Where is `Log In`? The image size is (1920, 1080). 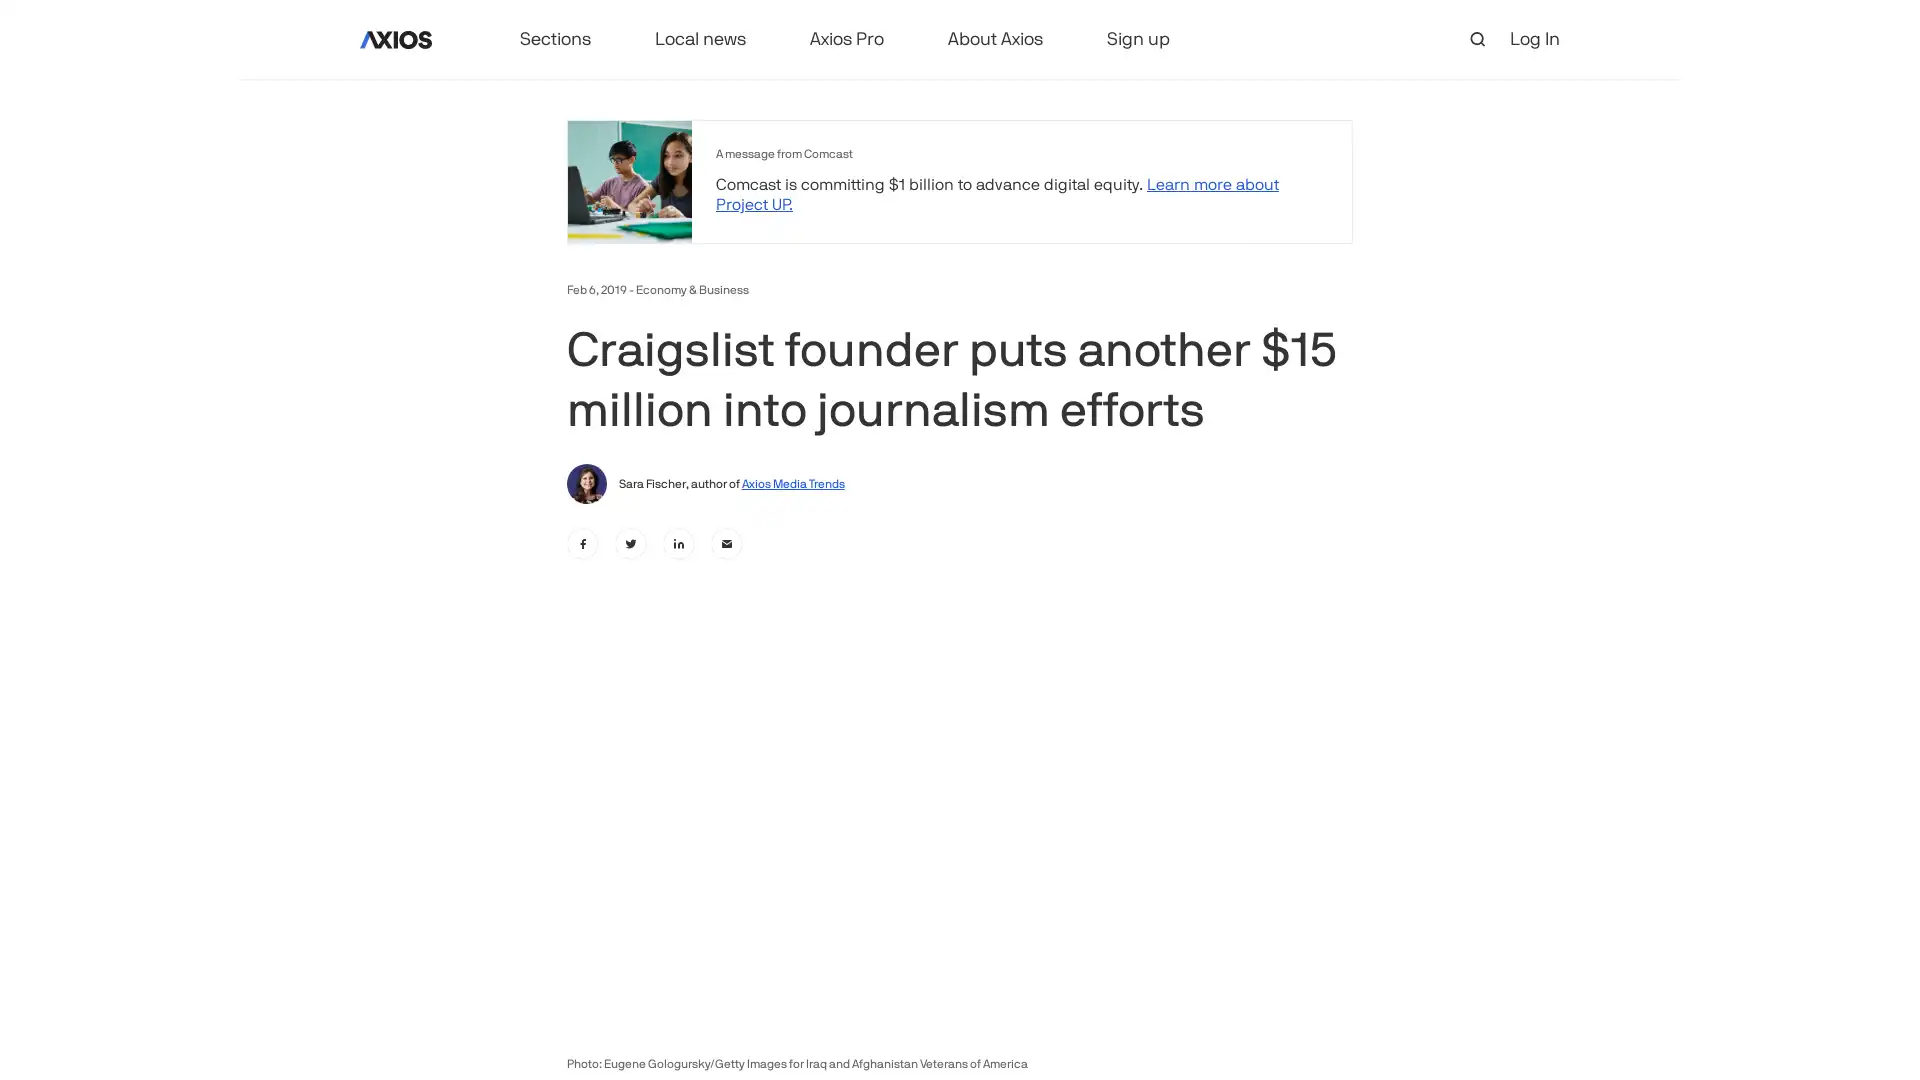
Log In is located at coordinates (1534, 38).